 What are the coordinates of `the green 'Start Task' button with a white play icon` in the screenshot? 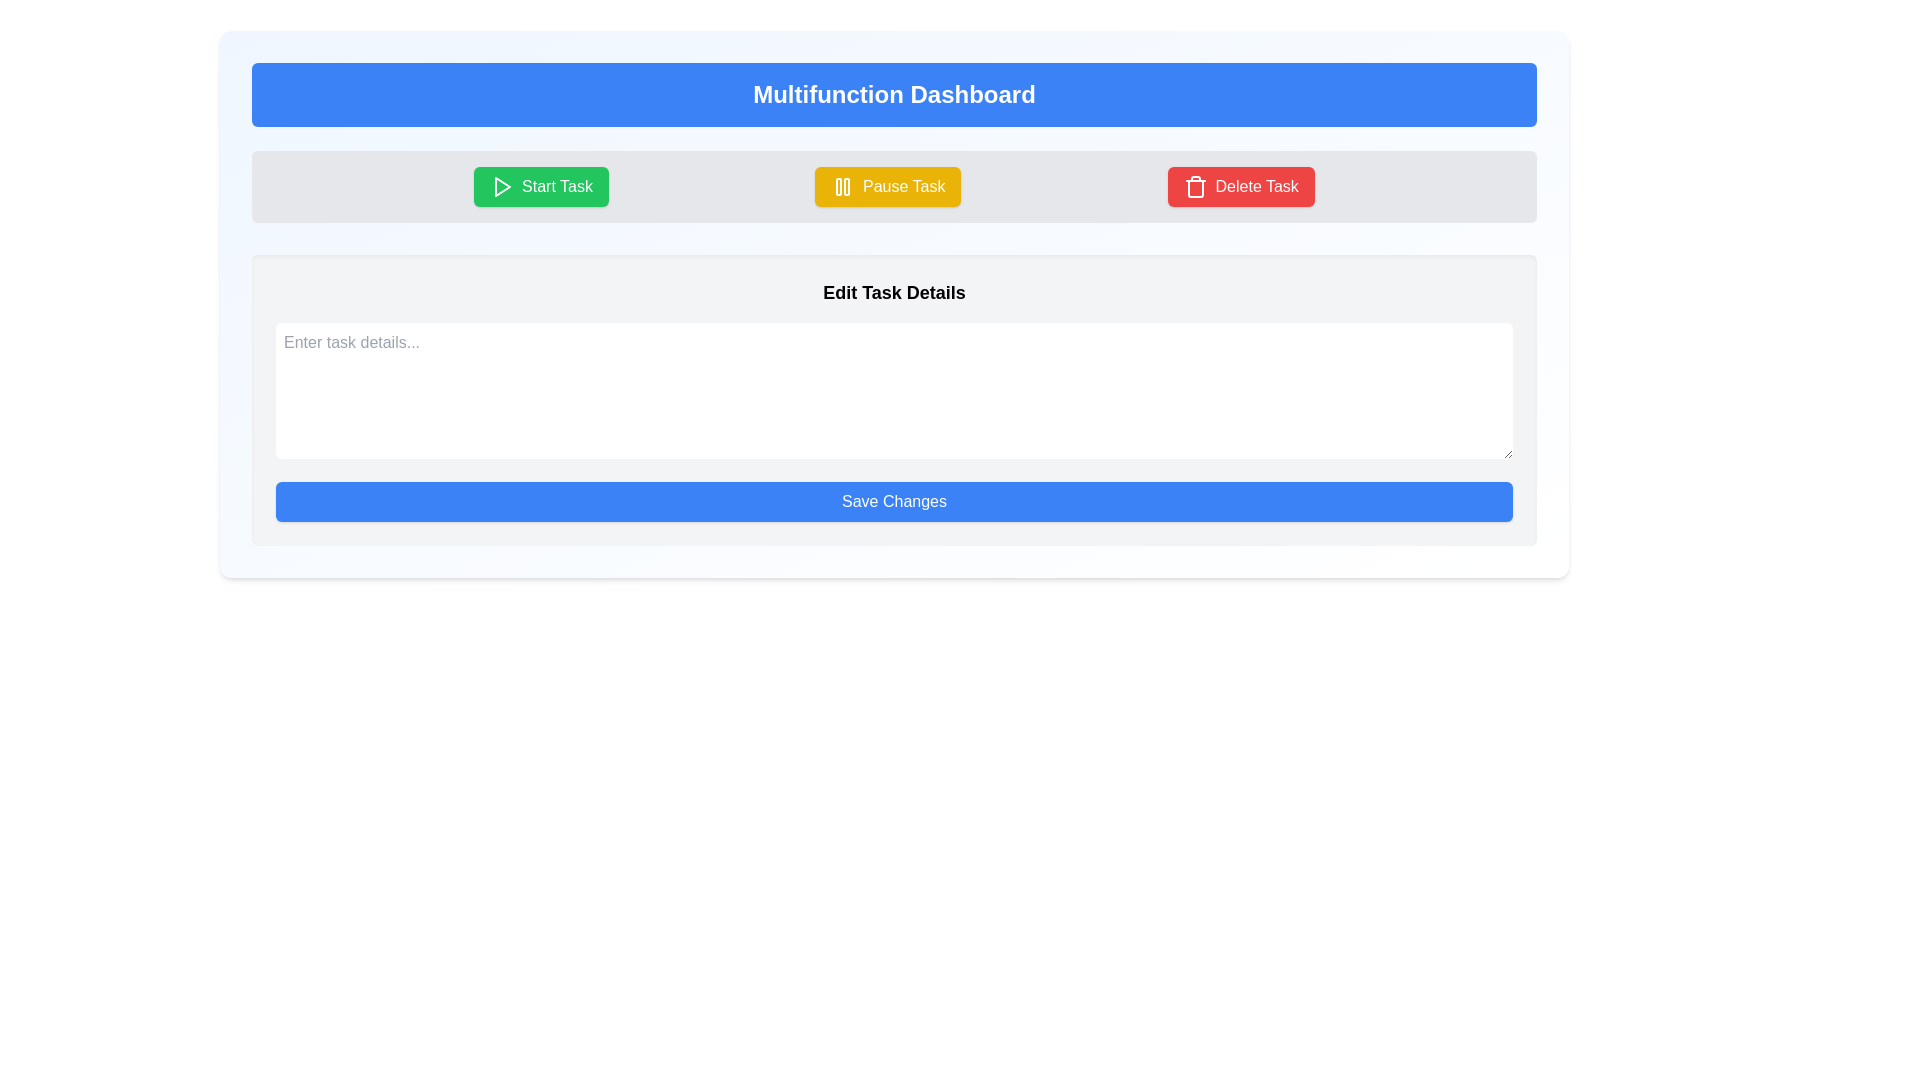 It's located at (541, 186).